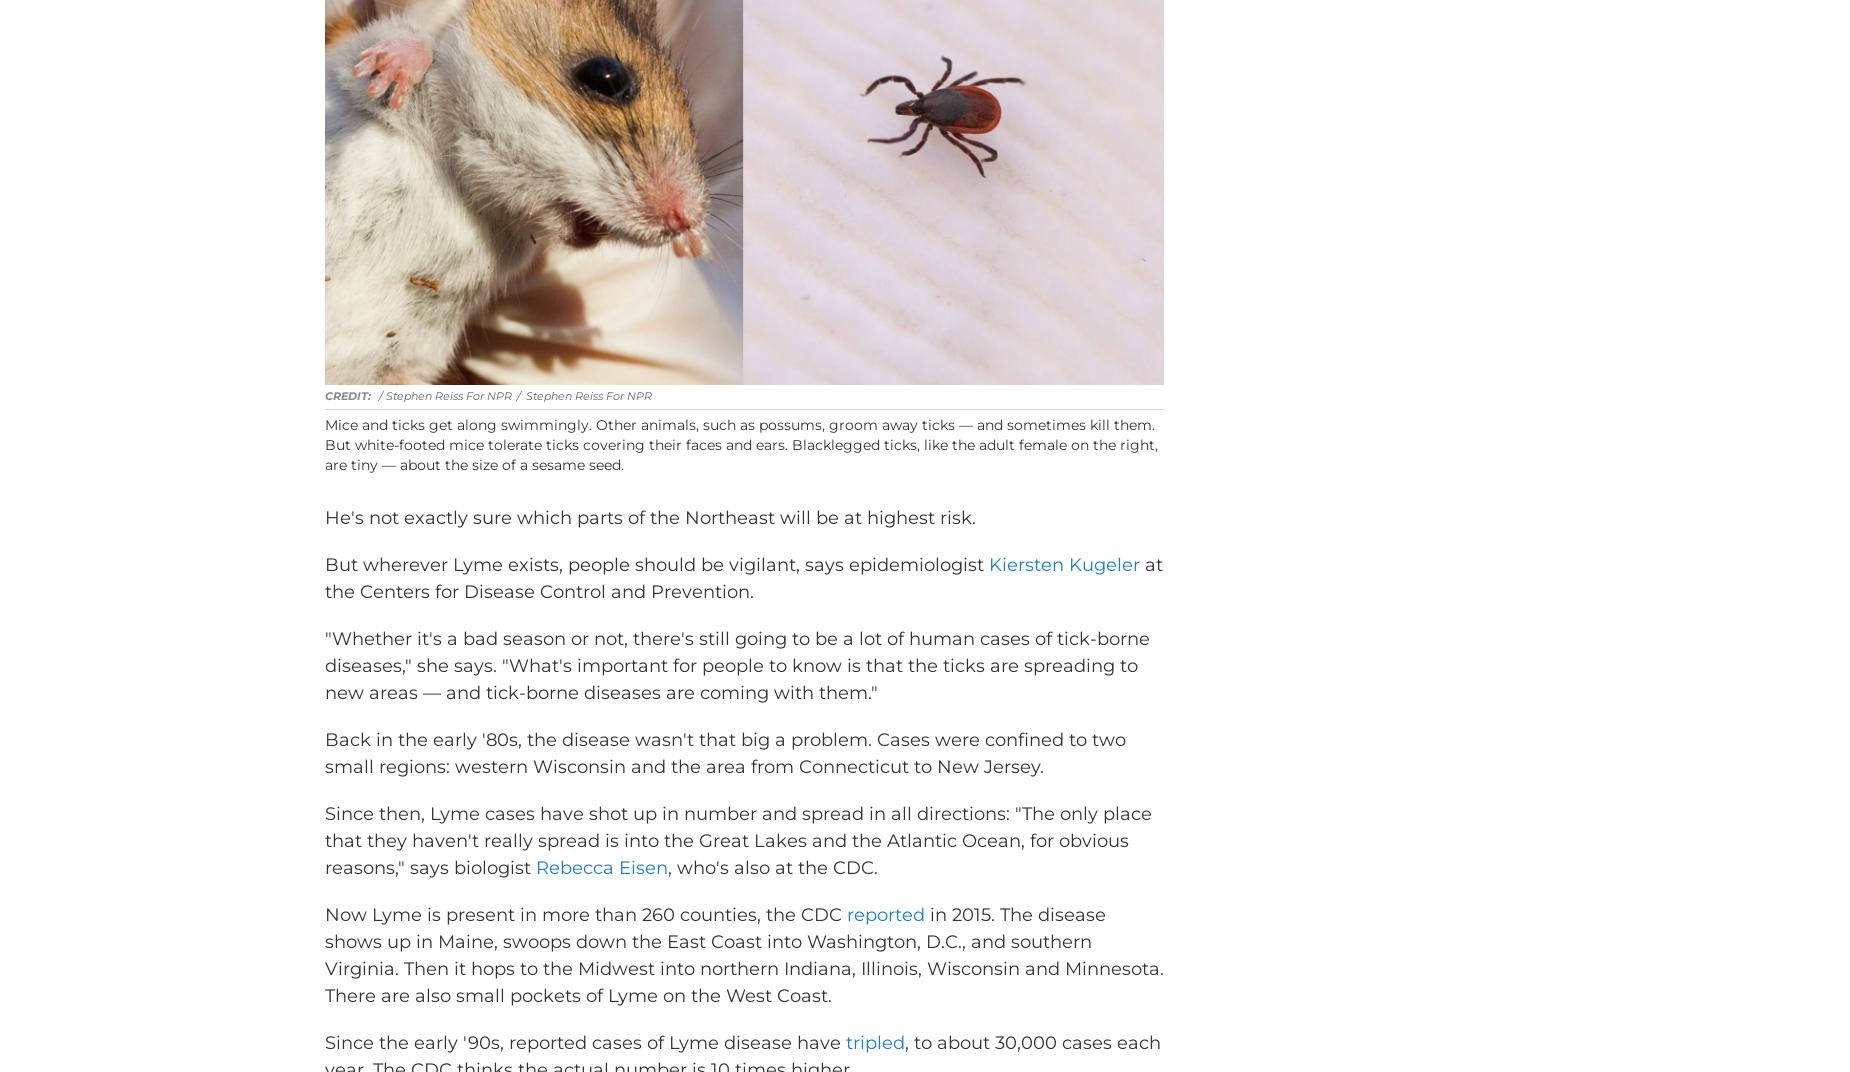 The height and width of the screenshot is (1072, 1850). I want to click on 'Stephen Reiss for NPR', so click(589, 424).